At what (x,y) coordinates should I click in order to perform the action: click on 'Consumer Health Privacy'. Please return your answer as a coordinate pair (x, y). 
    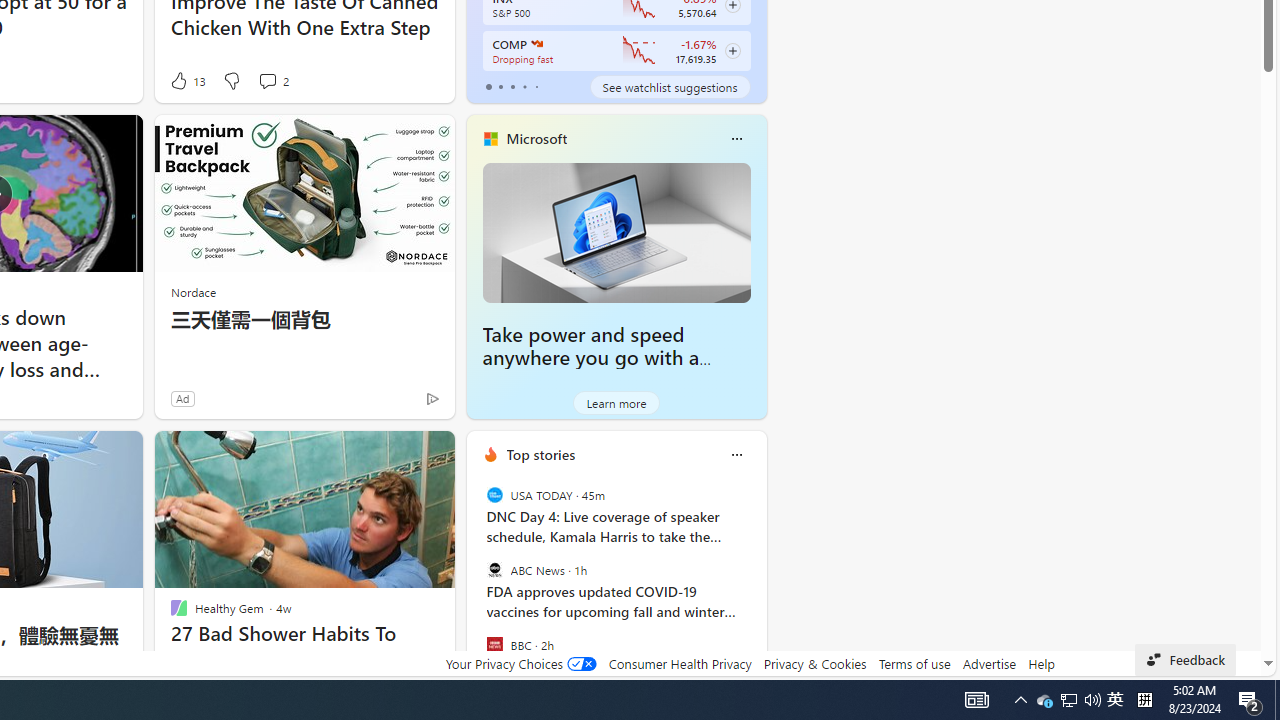
    Looking at the image, I should click on (680, 663).